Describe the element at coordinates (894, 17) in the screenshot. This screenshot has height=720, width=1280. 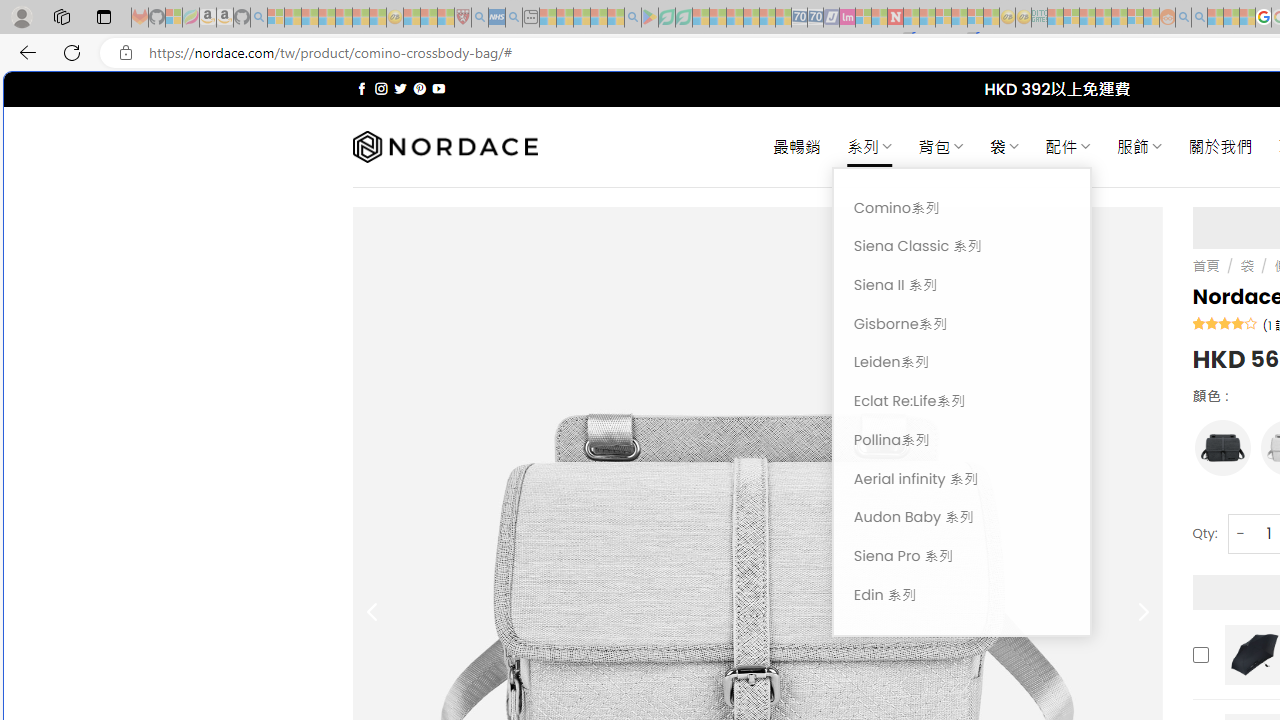
I see `'Latest Politics News & Archive | Newsweek.com - Sleeping'` at that location.